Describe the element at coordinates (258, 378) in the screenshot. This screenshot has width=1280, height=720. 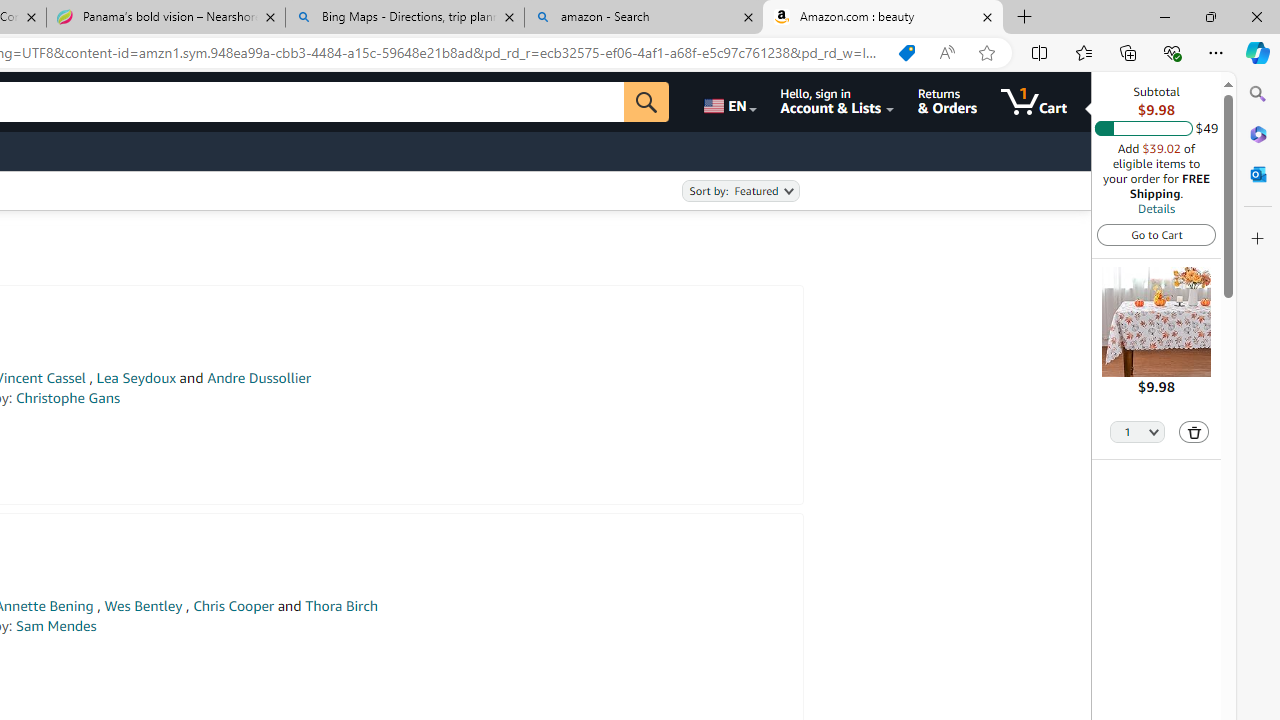
I see `'Andre Dussollier'` at that location.